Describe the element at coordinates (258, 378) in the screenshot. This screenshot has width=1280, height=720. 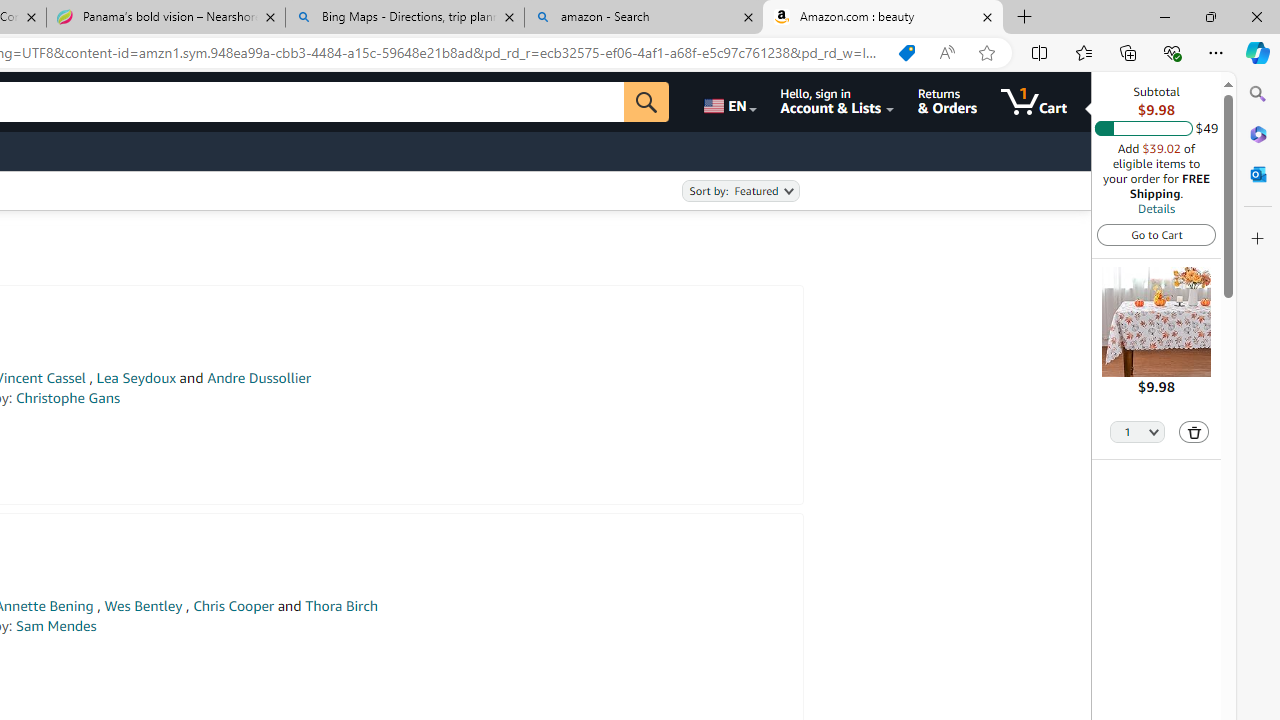
I see `'Andre Dussollier'` at that location.